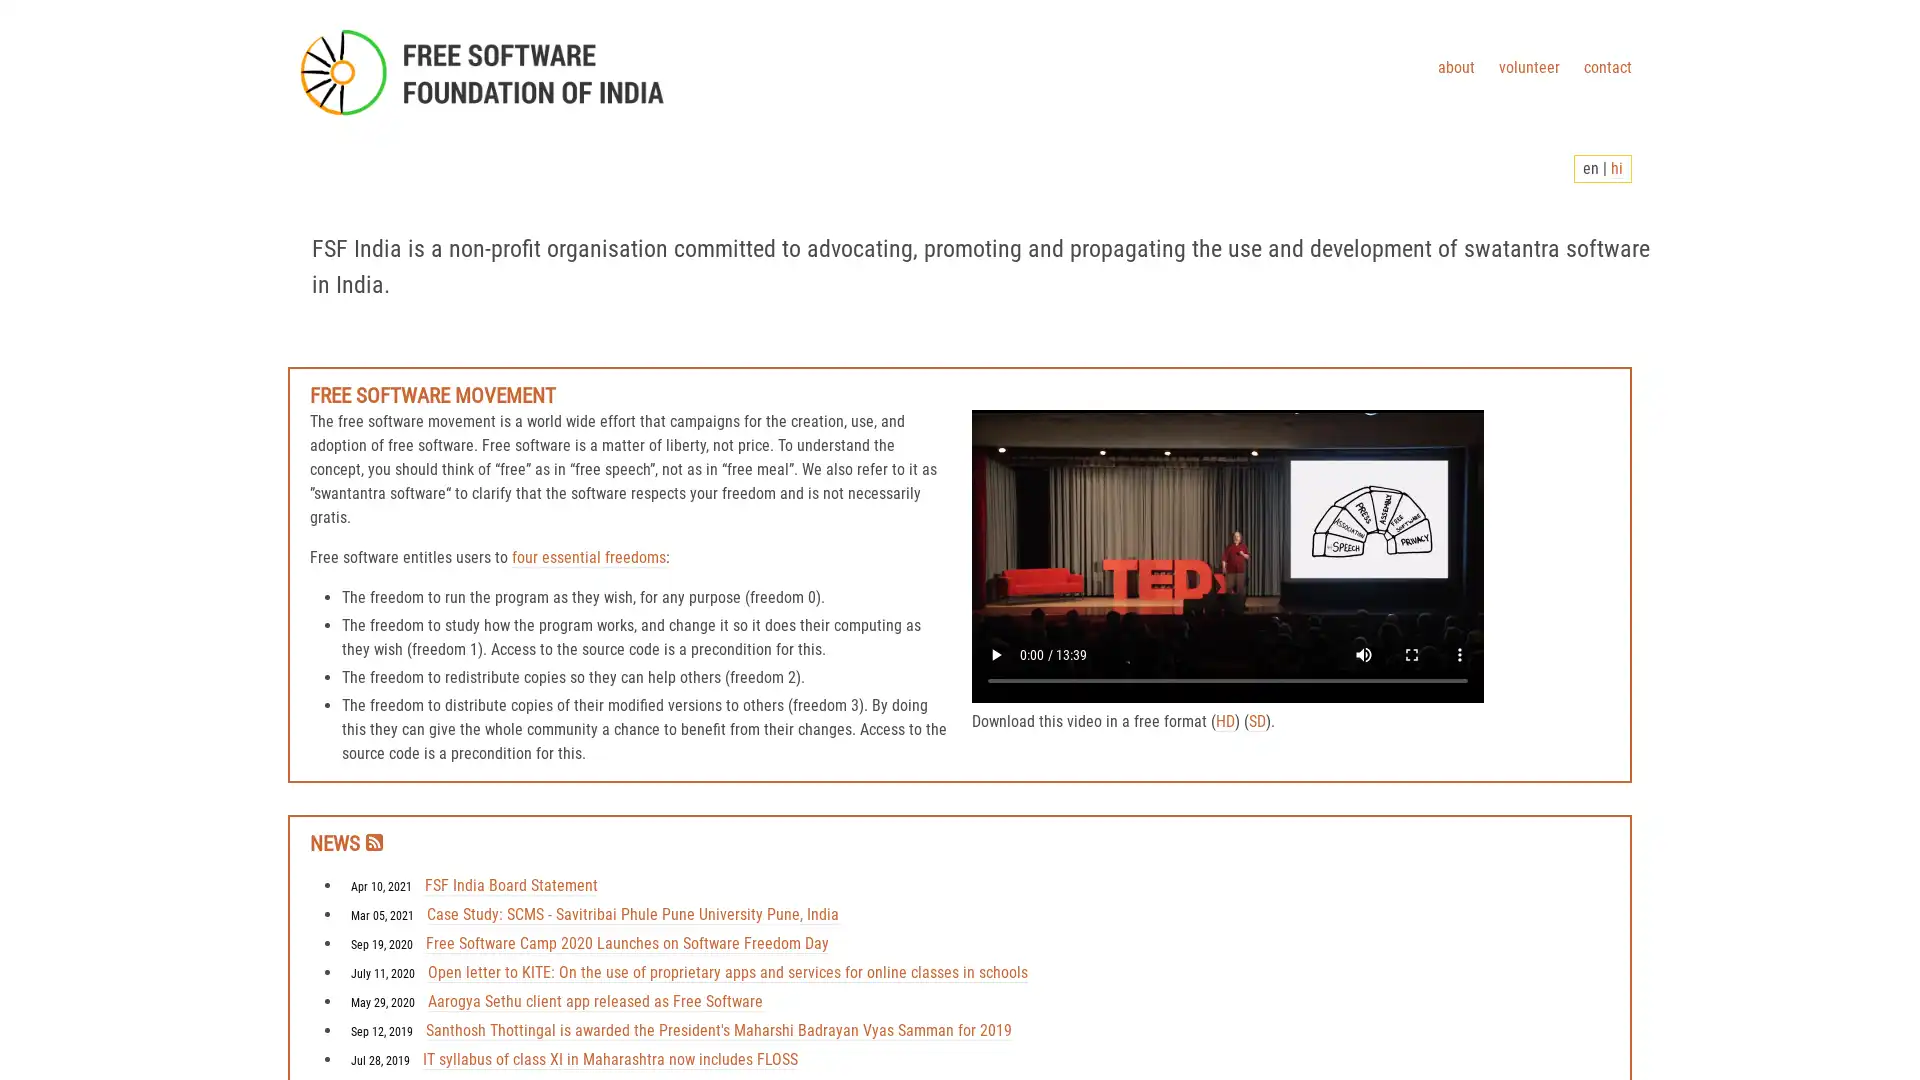 This screenshot has width=1920, height=1080. I want to click on mute, so click(1362, 655).